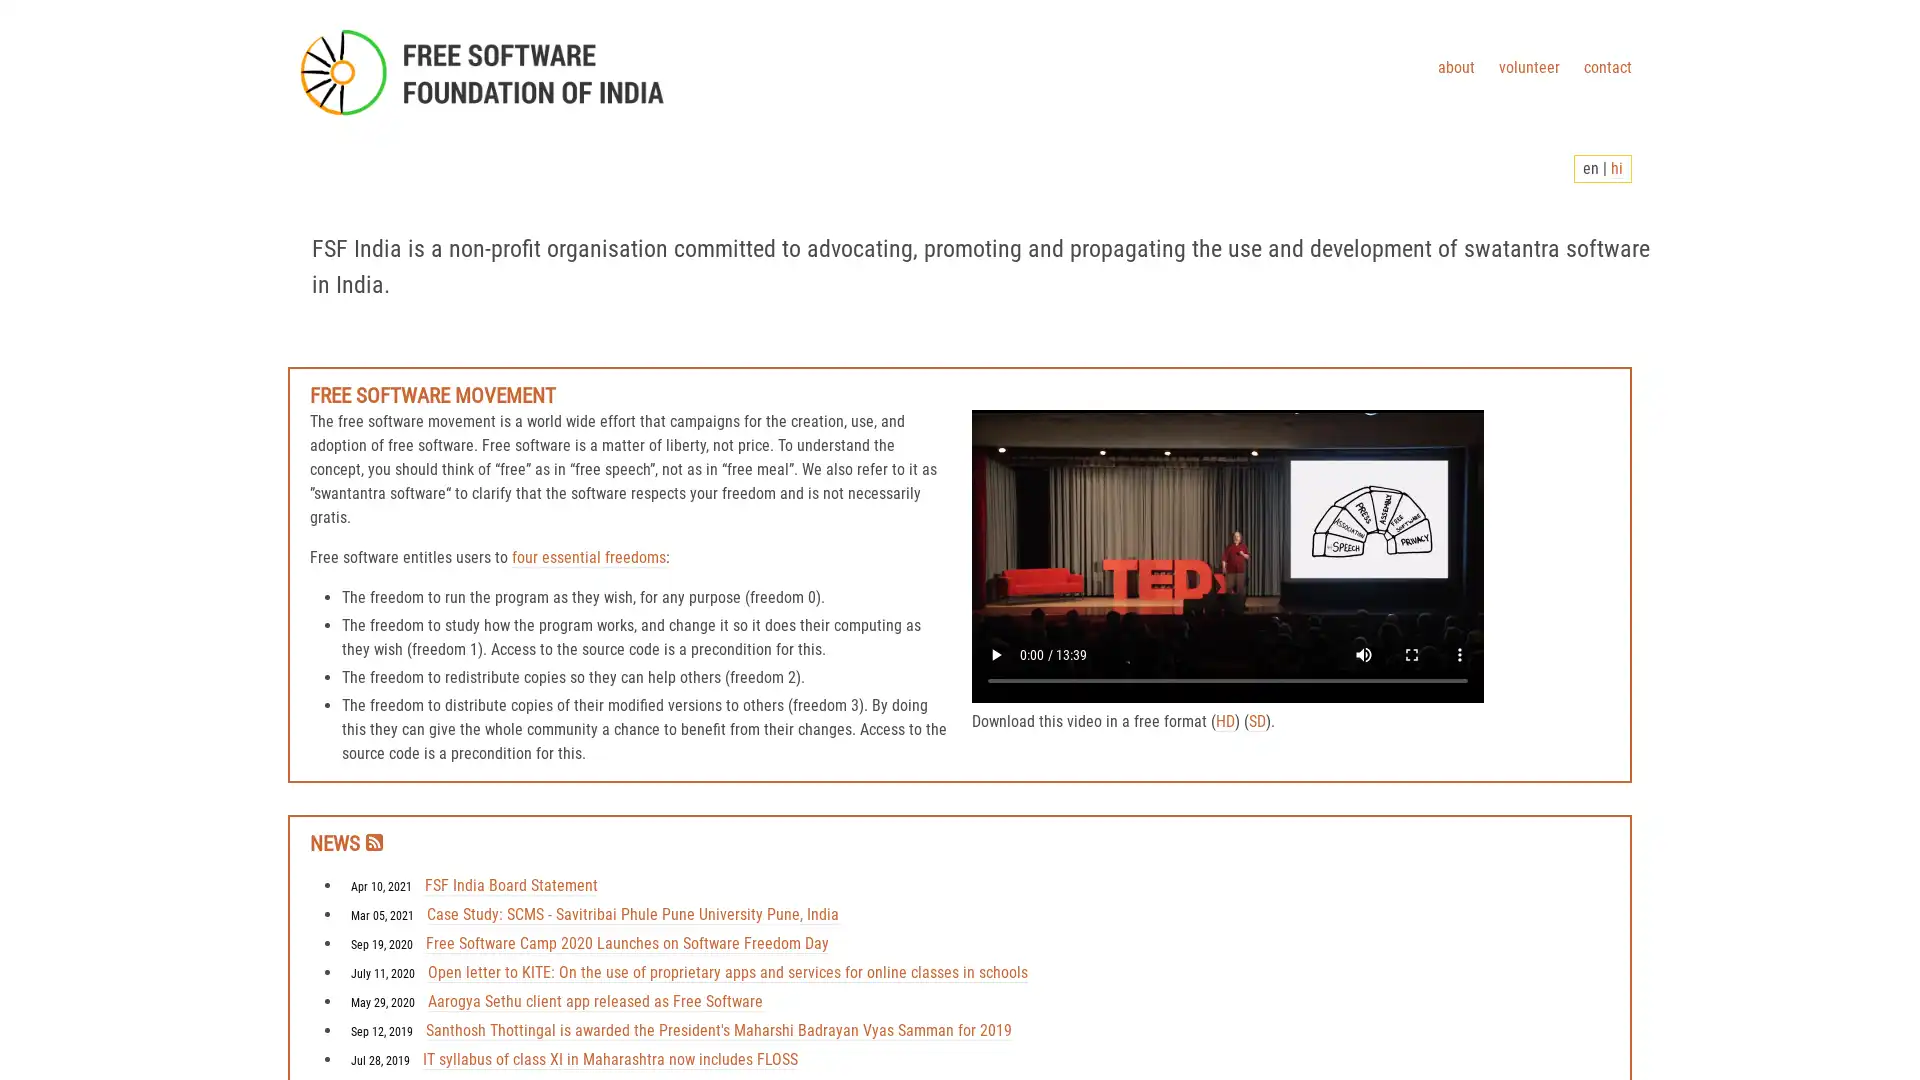 This screenshot has width=1920, height=1080. I want to click on mute, so click(1362, 655).